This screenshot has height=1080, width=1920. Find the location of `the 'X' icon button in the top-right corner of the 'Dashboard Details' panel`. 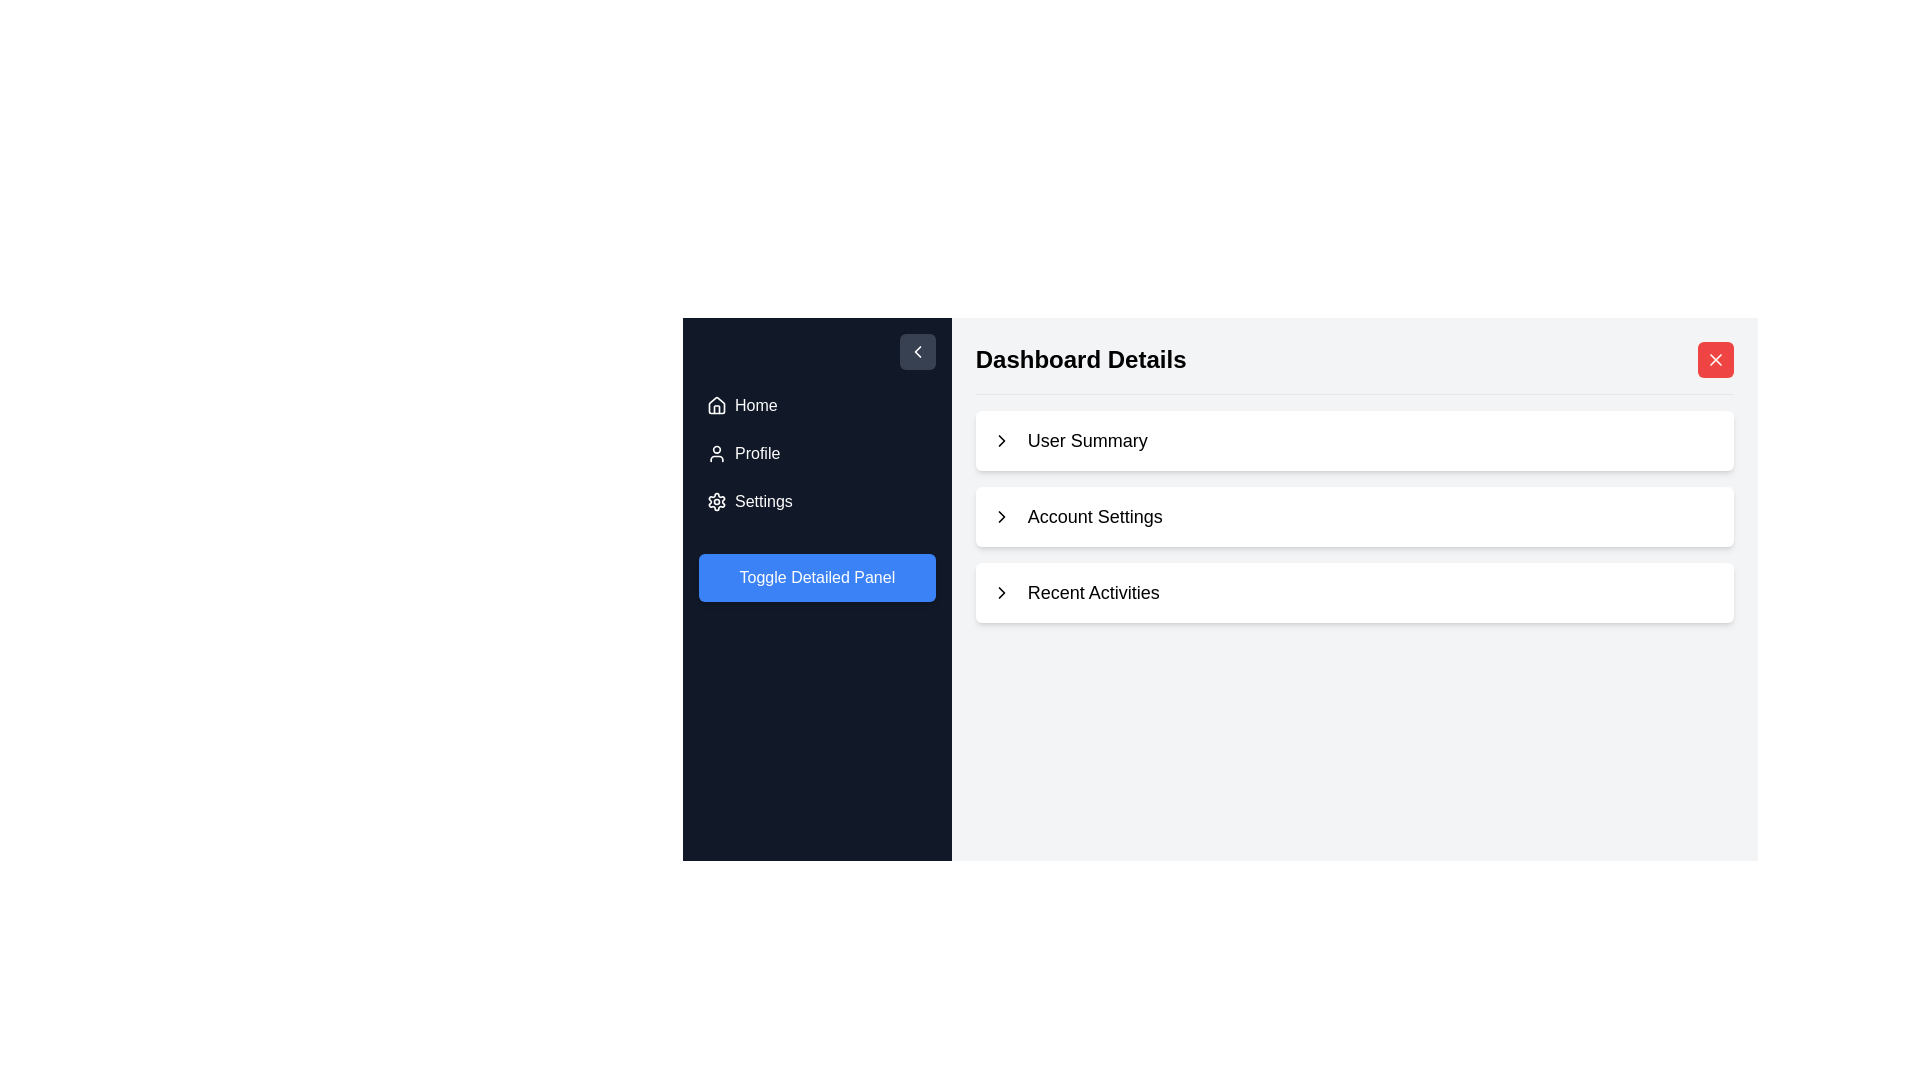

the 'X' icon button in the top-right corner of the 'Dashboard Details' panel is located at coordinates (1715, 358).